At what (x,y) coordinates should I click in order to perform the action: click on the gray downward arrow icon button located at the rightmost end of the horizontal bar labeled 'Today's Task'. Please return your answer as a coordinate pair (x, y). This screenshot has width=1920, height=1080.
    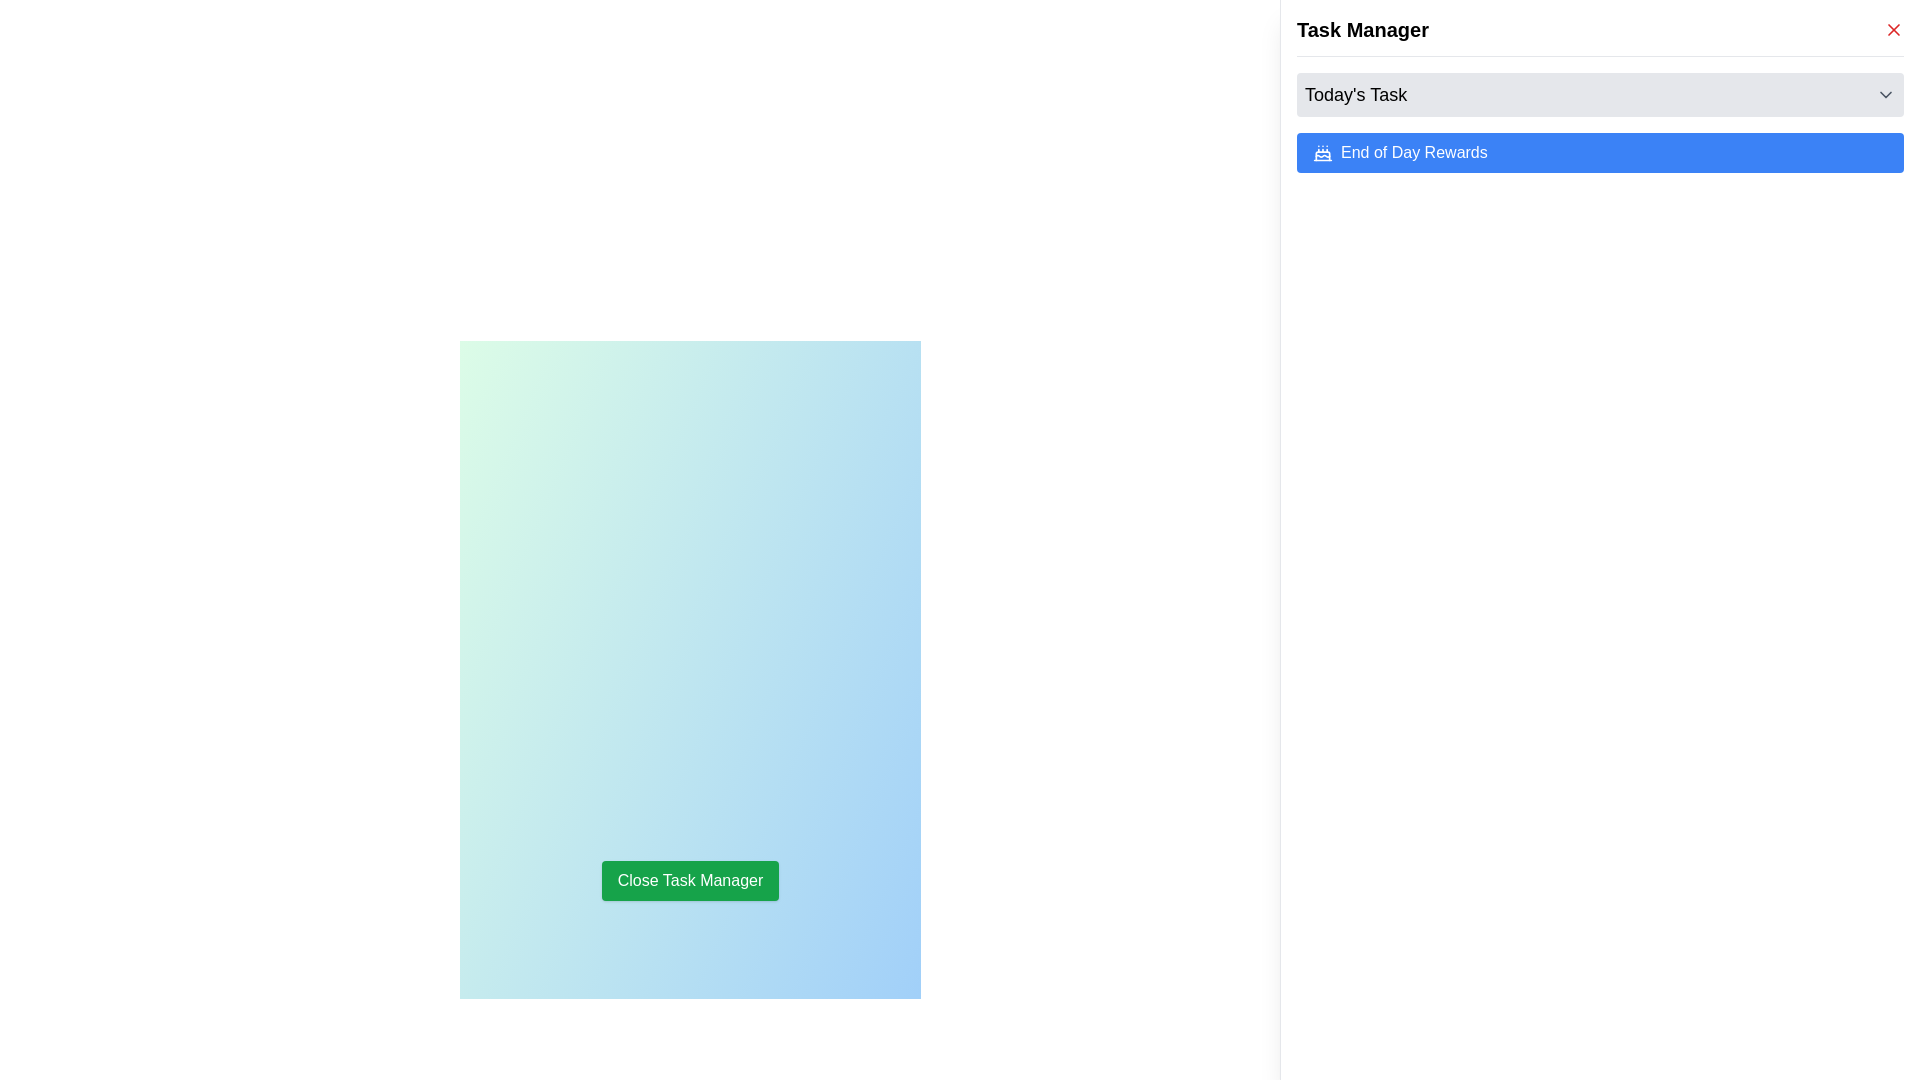
    Looking at the image, I should click on (1885, 95).